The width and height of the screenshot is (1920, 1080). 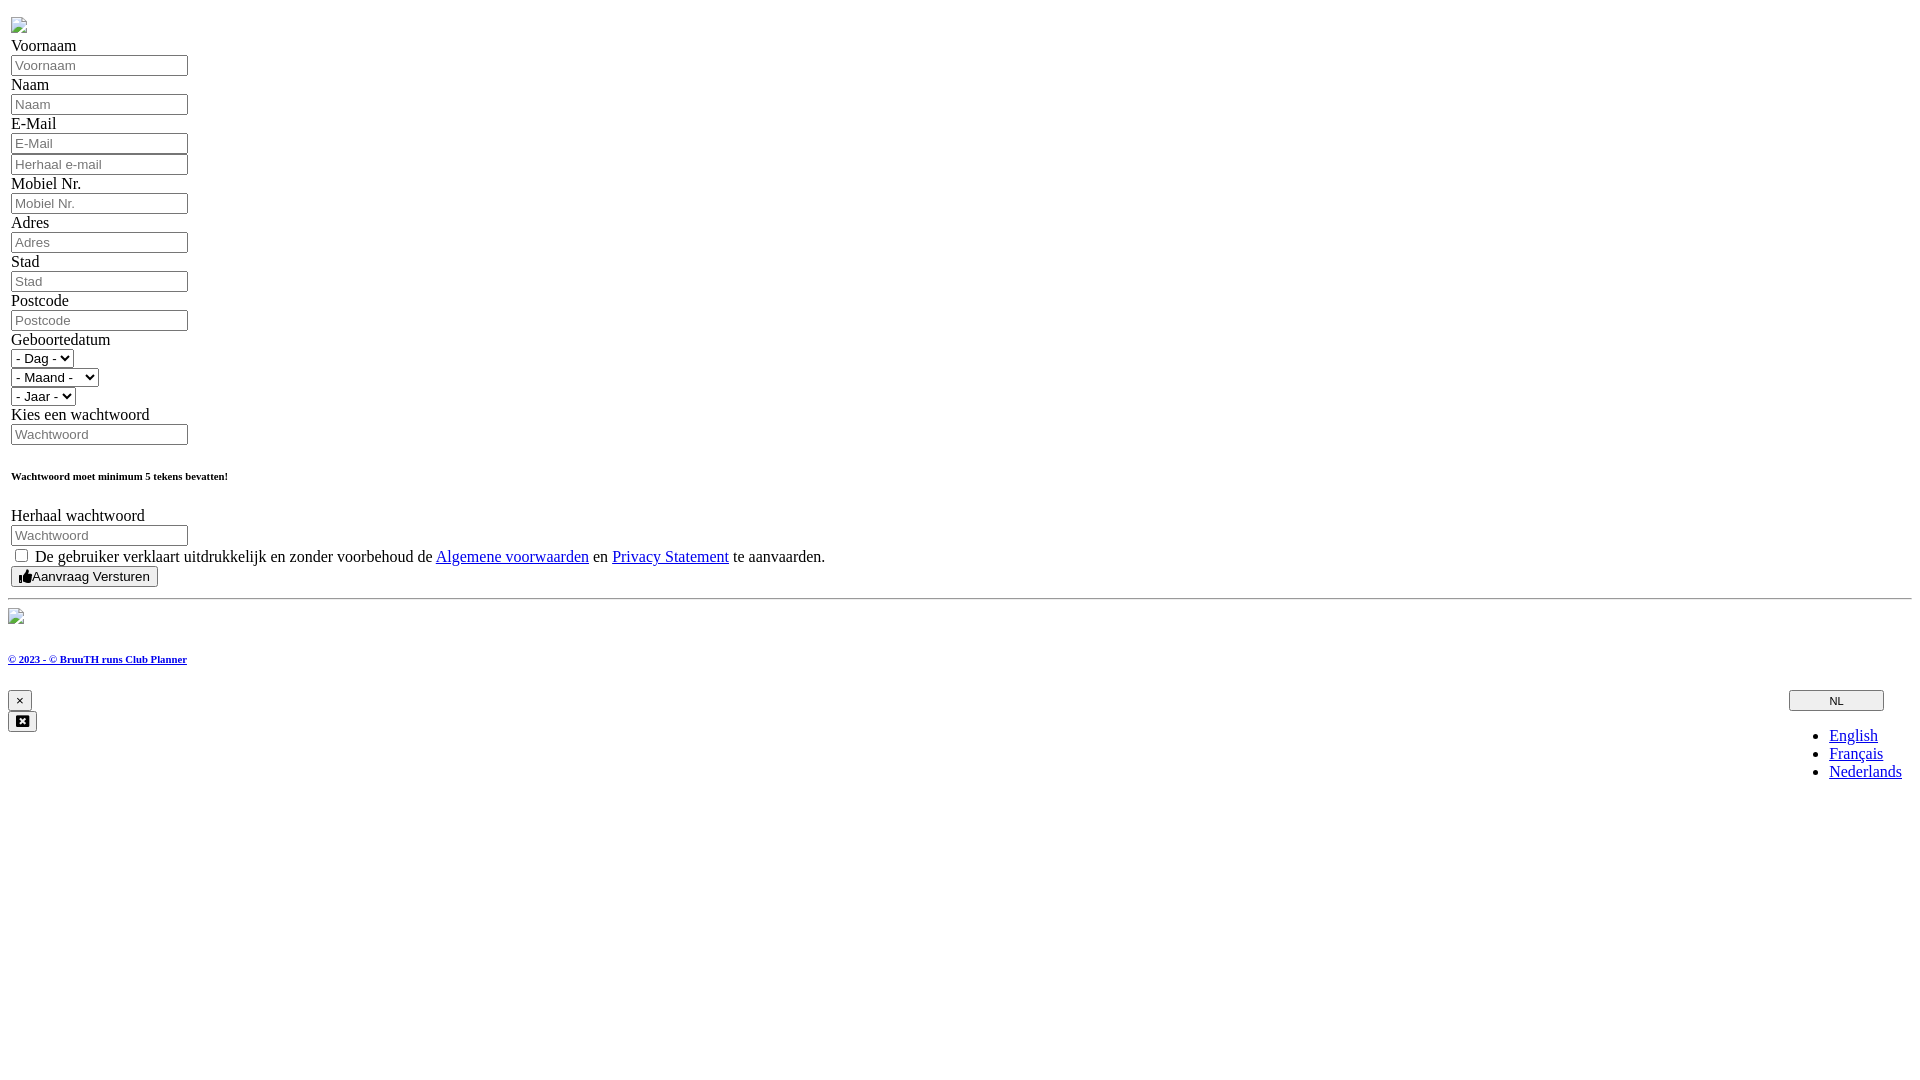 I want to click on 'Algemene voorwaarden', so click(x=435, y=556).